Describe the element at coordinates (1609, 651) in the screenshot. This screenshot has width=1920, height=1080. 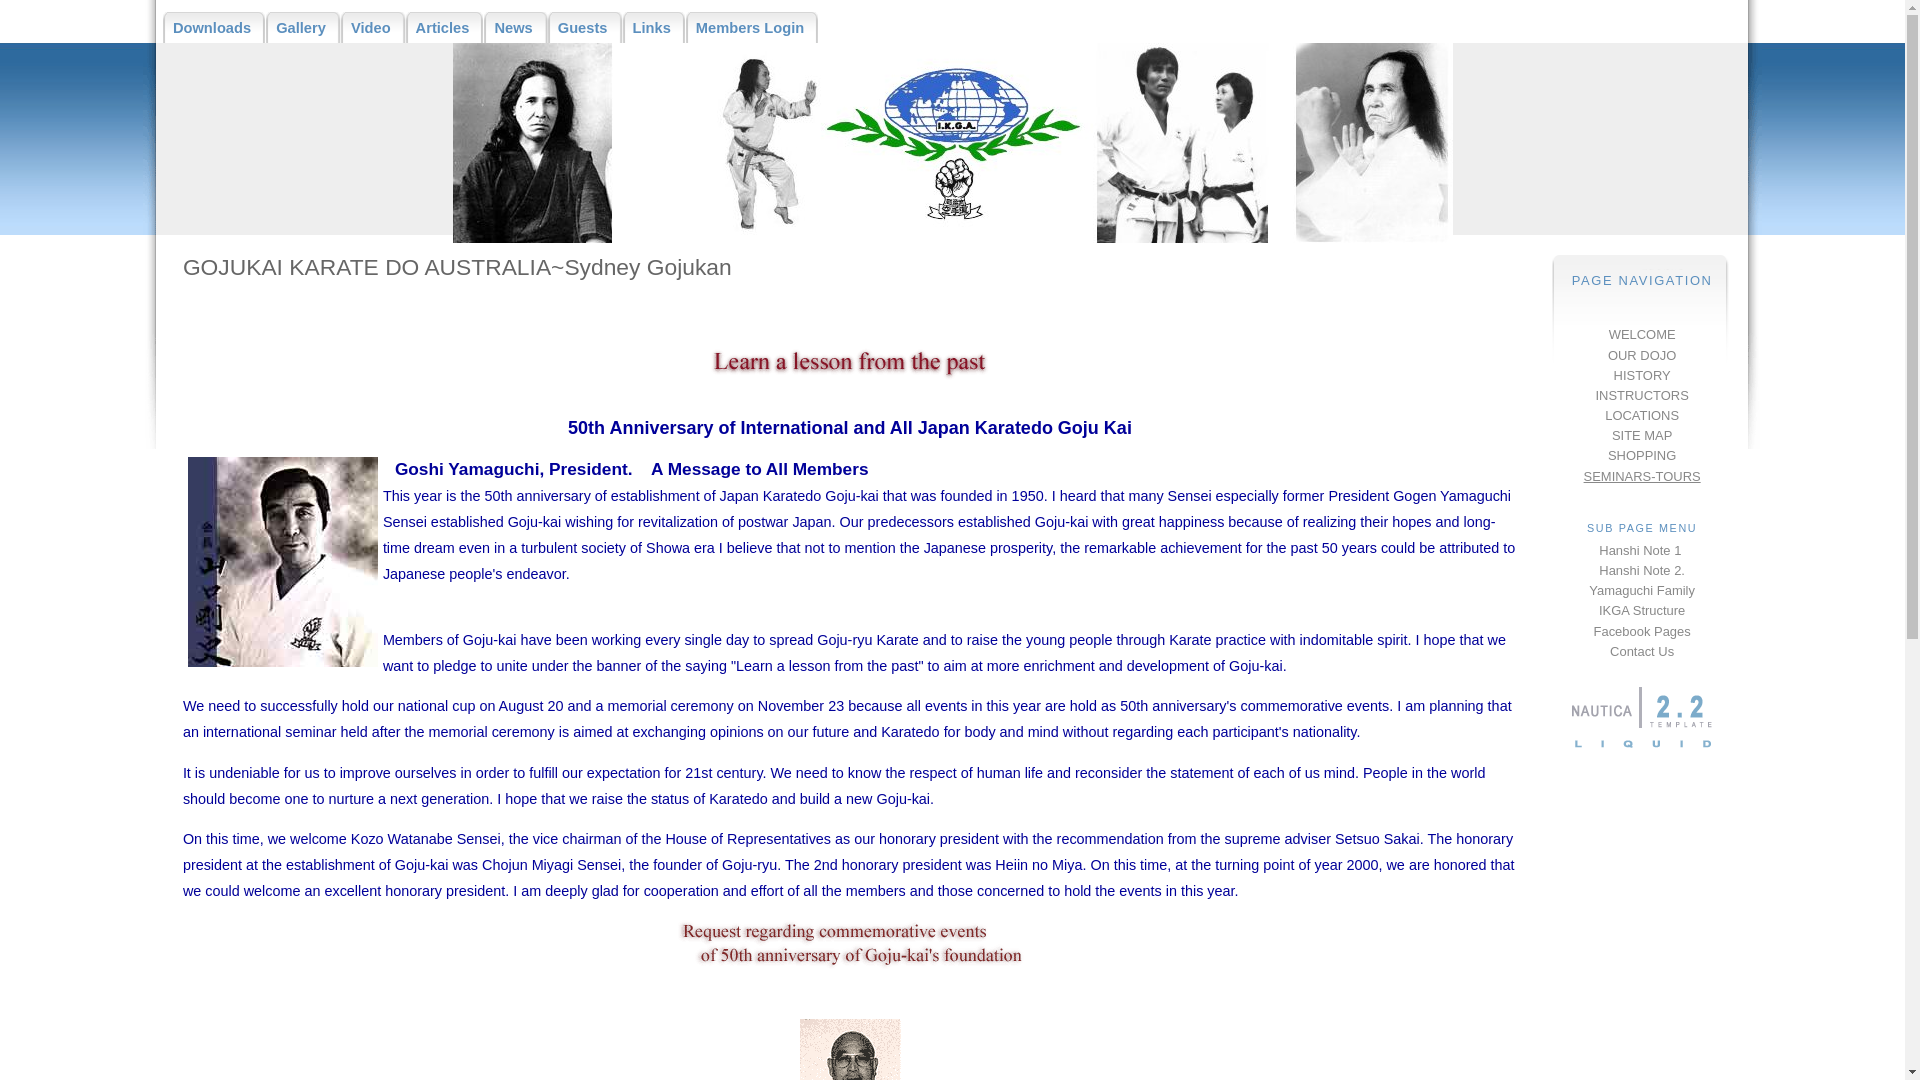
I see `'Contact Us'` at that location.